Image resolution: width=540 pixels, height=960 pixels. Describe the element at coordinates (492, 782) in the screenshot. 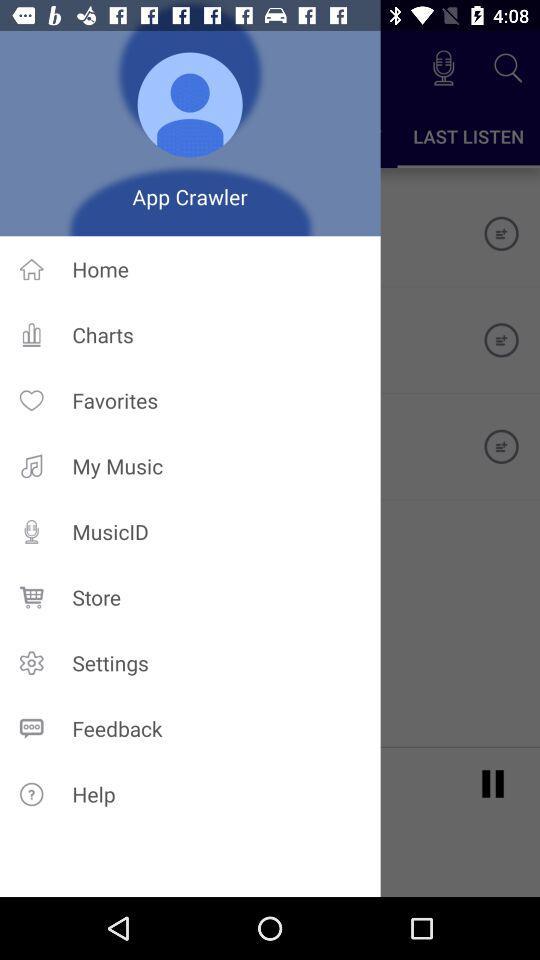

I see `the pause icon` at that location.